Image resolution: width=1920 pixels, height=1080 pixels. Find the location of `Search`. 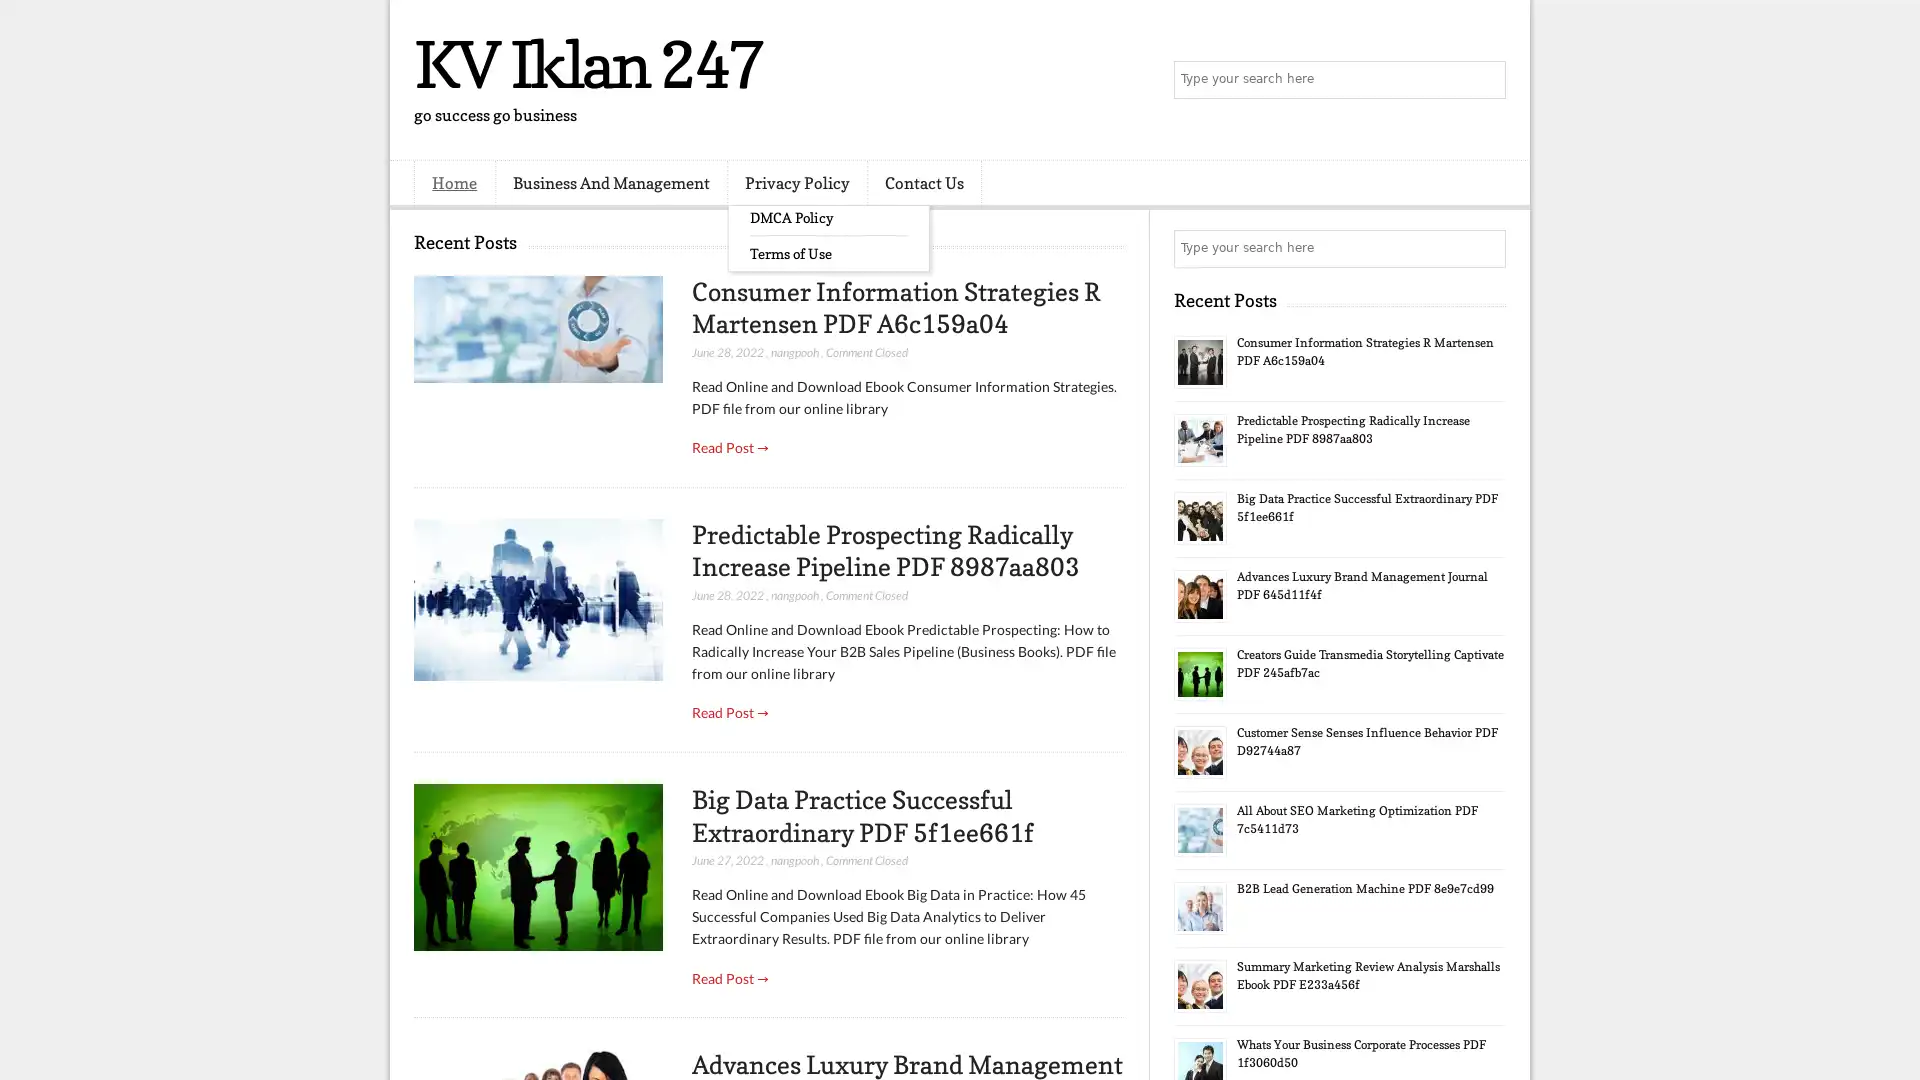

Search is located at coordinates (1485, 80).